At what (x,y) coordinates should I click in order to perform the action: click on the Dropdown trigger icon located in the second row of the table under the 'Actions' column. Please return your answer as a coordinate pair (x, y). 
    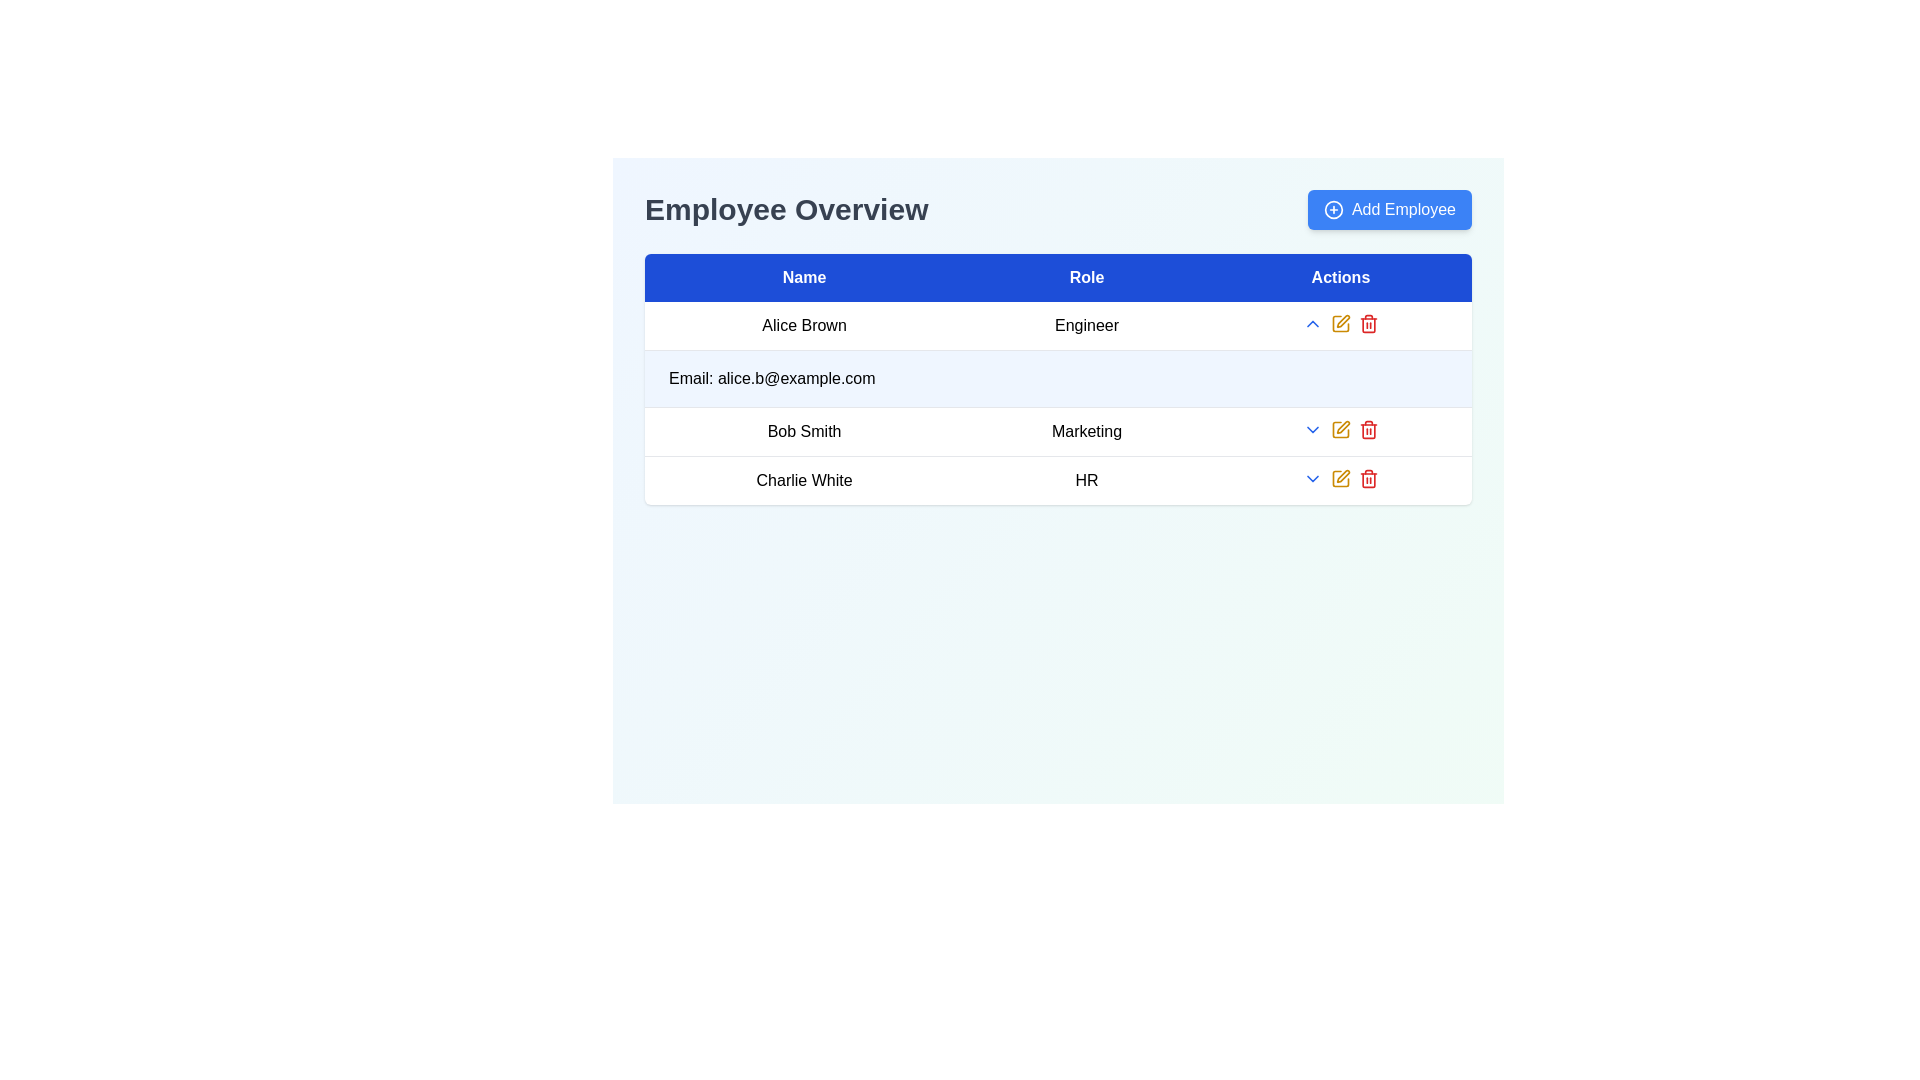
    Looking at the image, I should click on (1312, 428).